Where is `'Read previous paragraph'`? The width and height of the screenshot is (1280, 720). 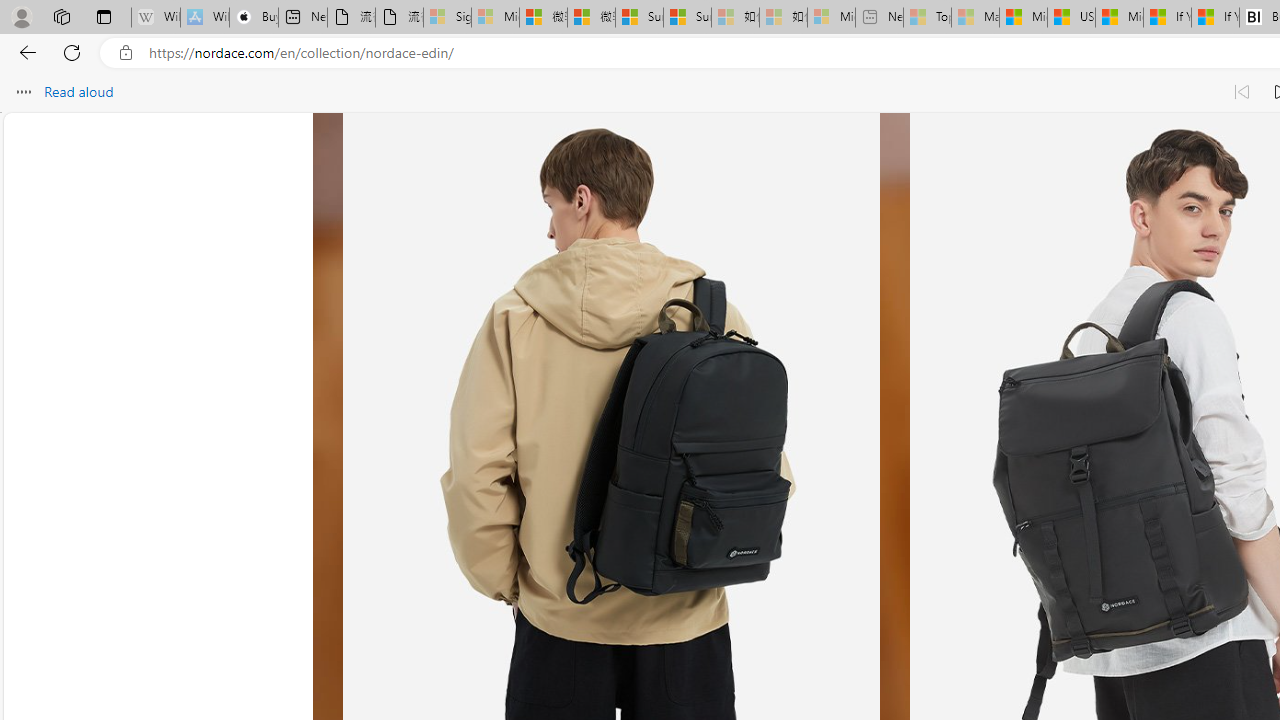
'Read previous paragraph' is located at coordinates (1240, 92).